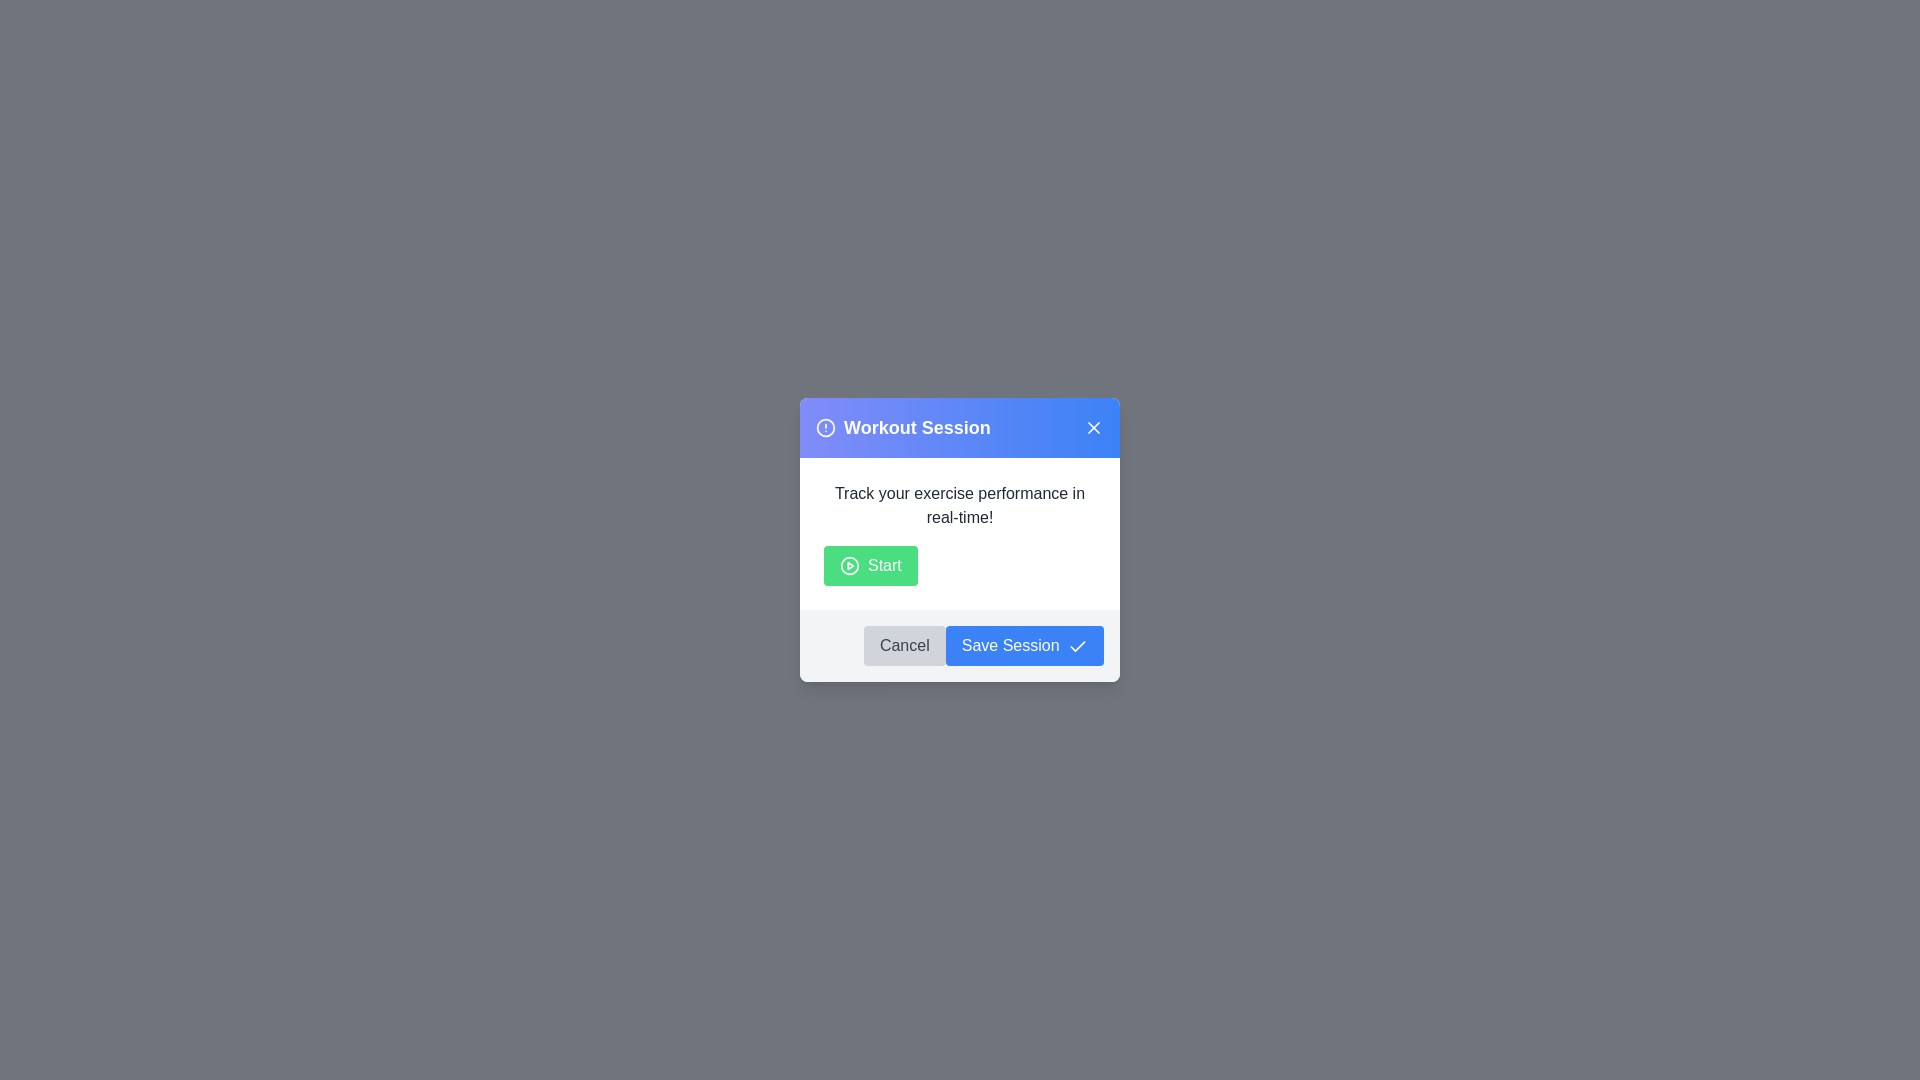 The height and width of the screenshot is (1080, 1920). What do you see at coordinates (960, 504) in the screenshot?
I see `the text 'Track your exercise performance in real-time!'` at bounding box center [960, 504].